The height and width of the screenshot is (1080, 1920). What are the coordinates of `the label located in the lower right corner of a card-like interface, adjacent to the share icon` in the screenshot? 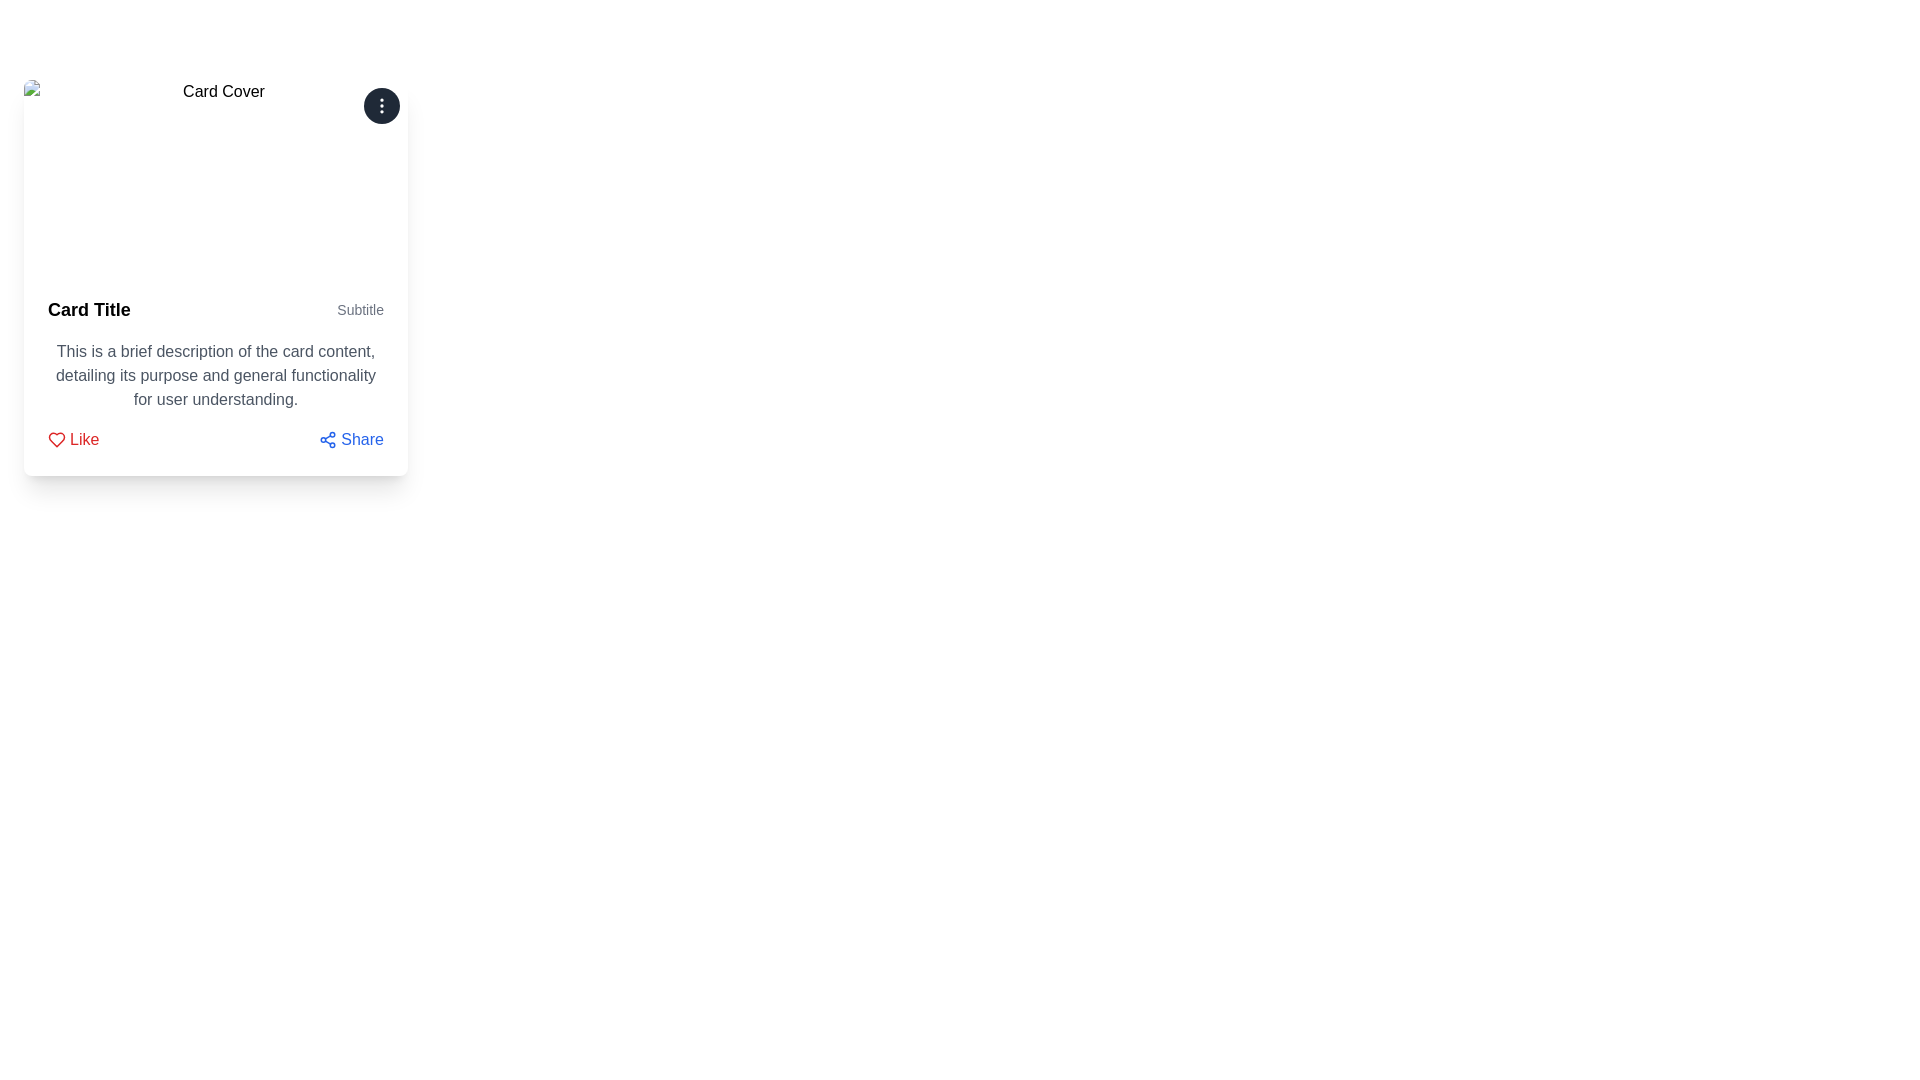 It's located at (362, 438).